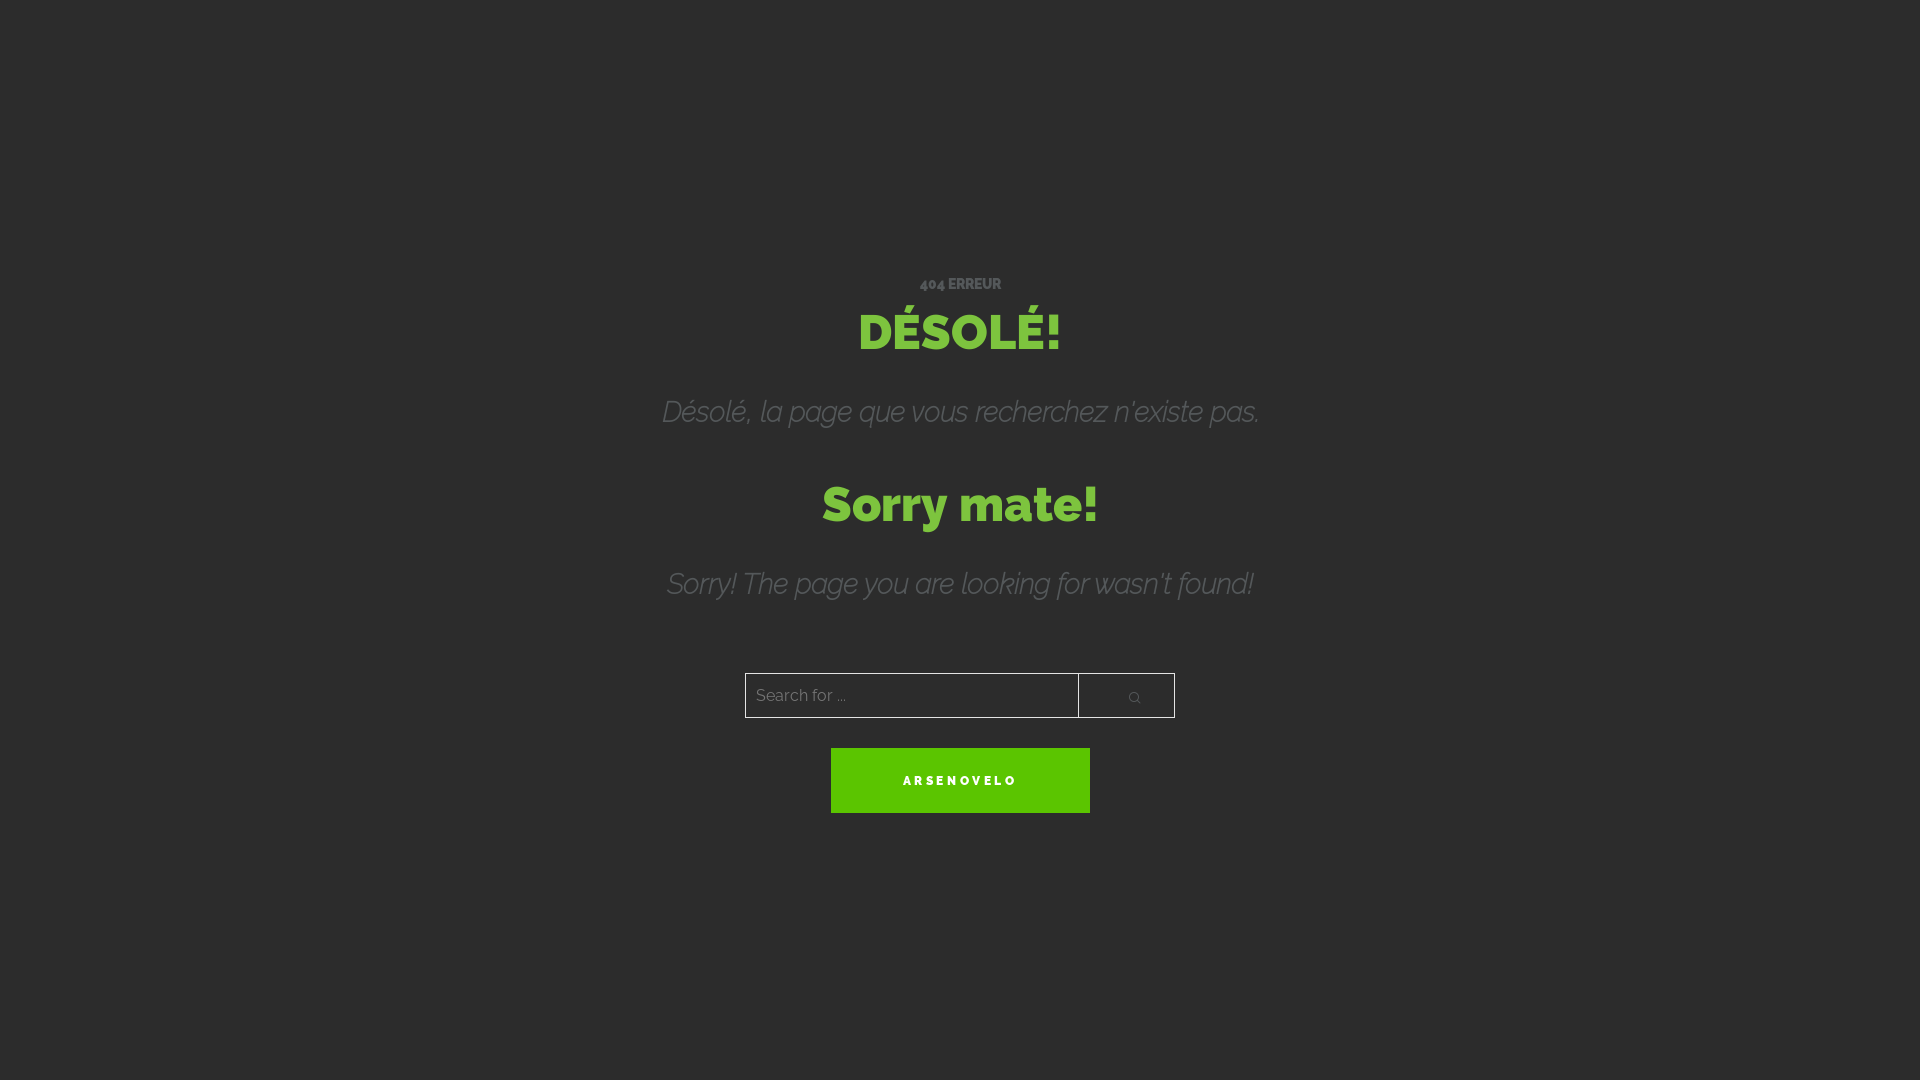 Image resolution: width=1920 pixels, height=1080 pixels. Describe the element at coordinates (958, 779) in the screenshot. I see `'ARSENOVELO'` at that location.